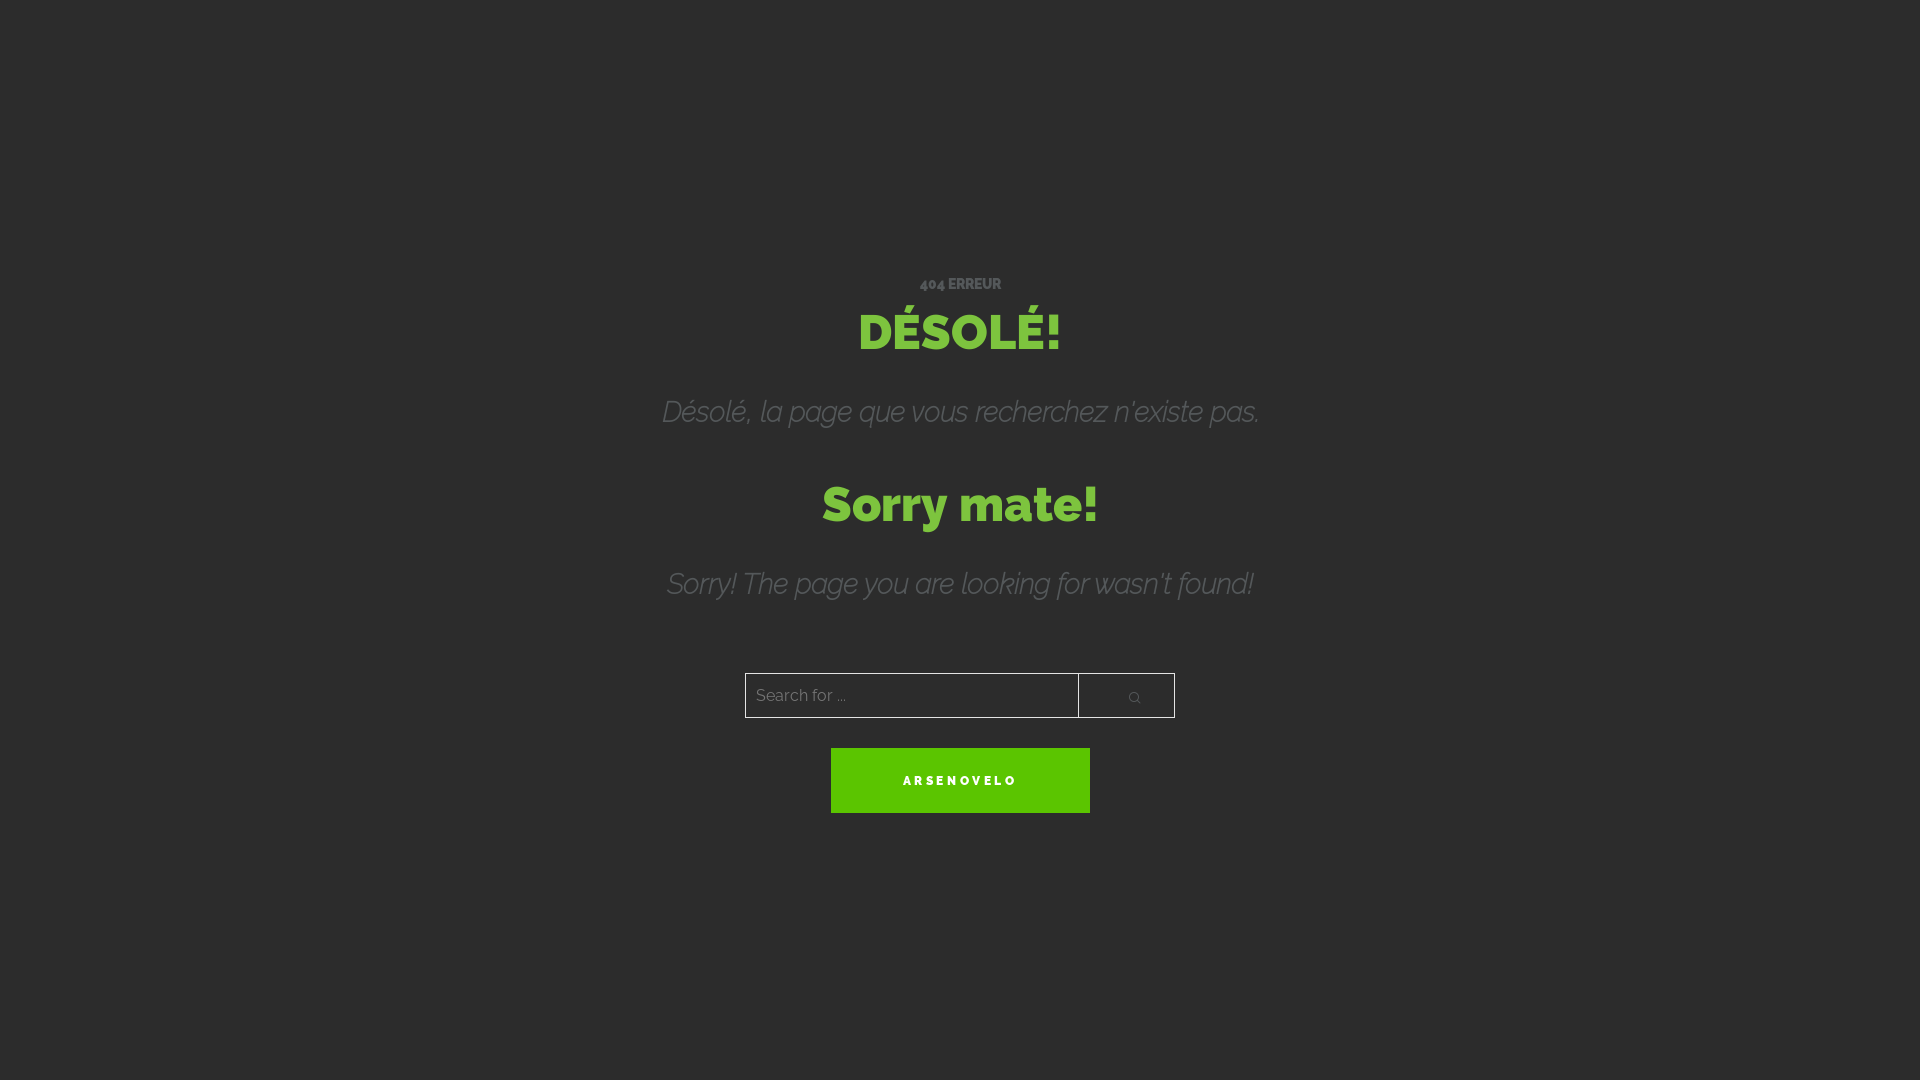 Image resolution: width=1920 pixels, height=1080 pixels. Describe the element at coordinates (958, 779) in the screenshot. I see `'ARSENOVELO'` at that location.